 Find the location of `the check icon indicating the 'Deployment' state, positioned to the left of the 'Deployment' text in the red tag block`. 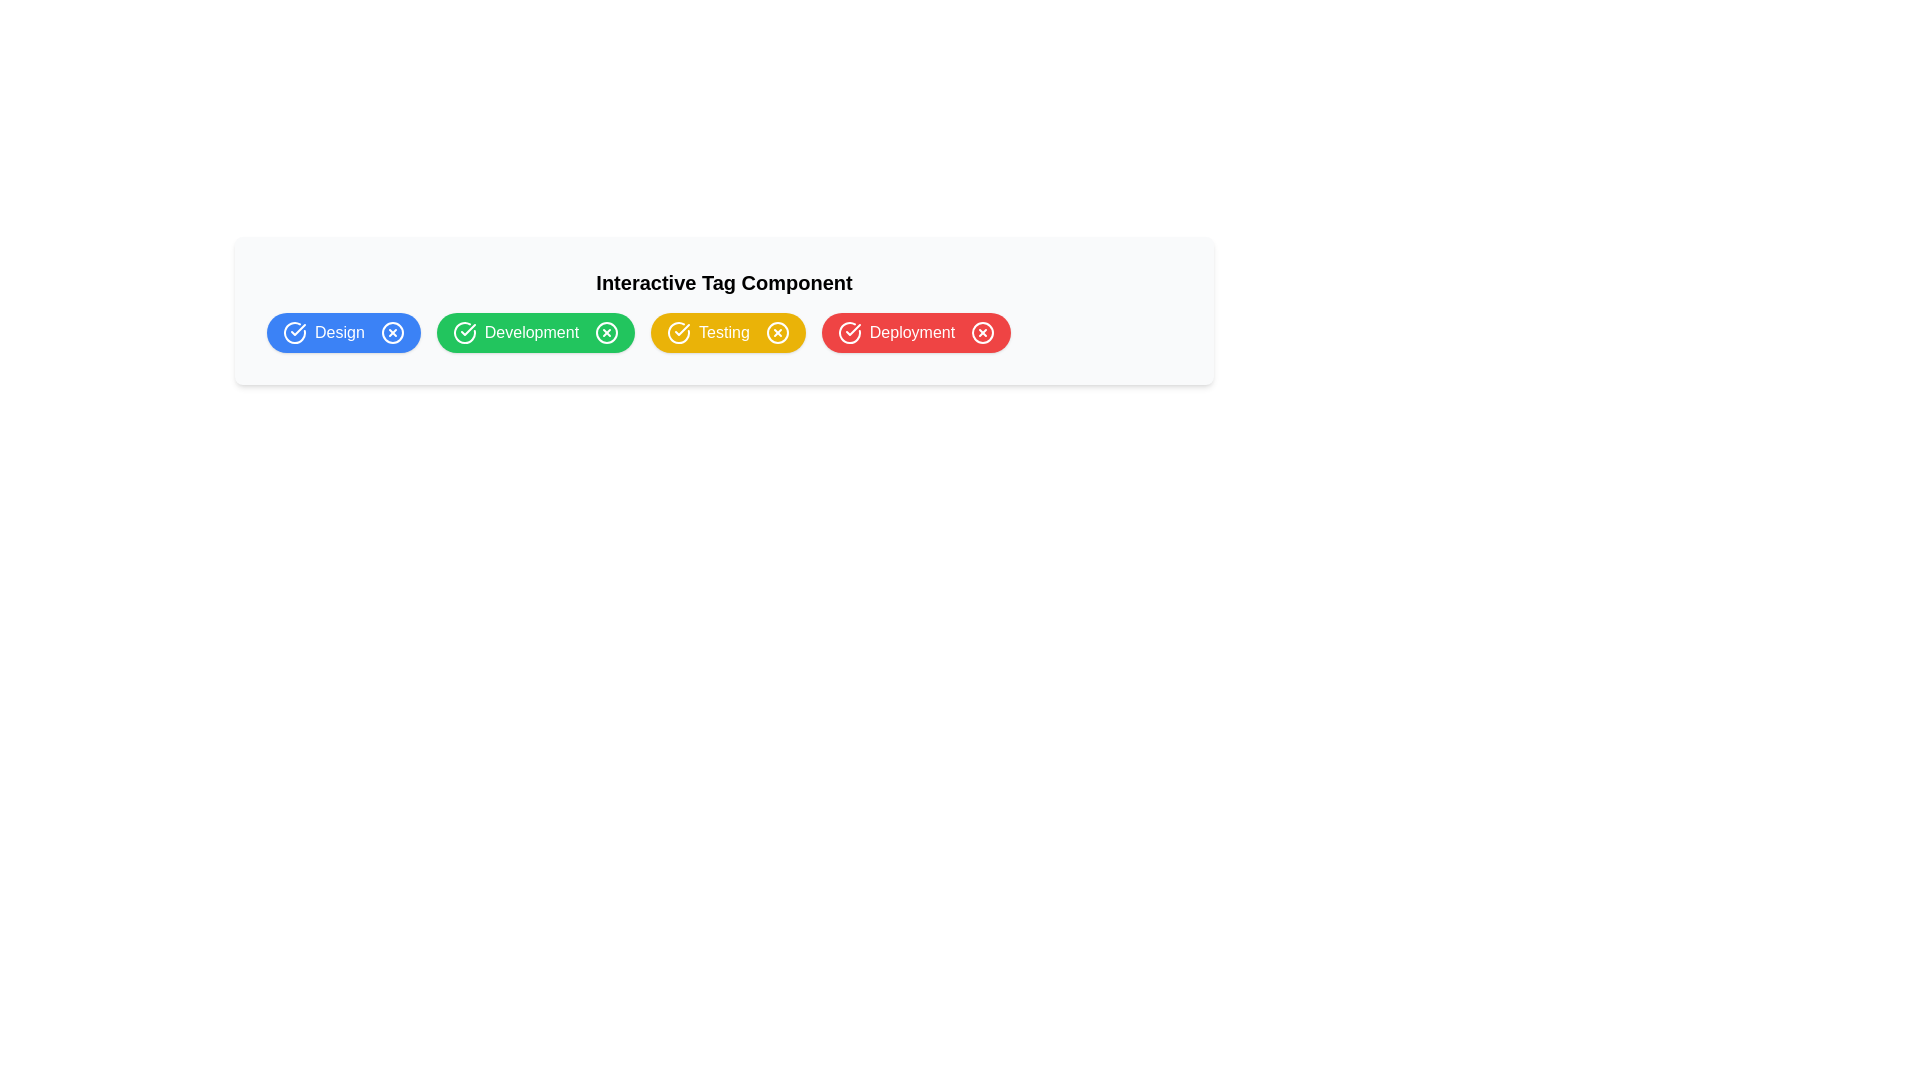

the check icon indicating the 'Deployment' state, positioned to the left of the 'Deployment' text in the red tag block is located at coordinates (849, 331).